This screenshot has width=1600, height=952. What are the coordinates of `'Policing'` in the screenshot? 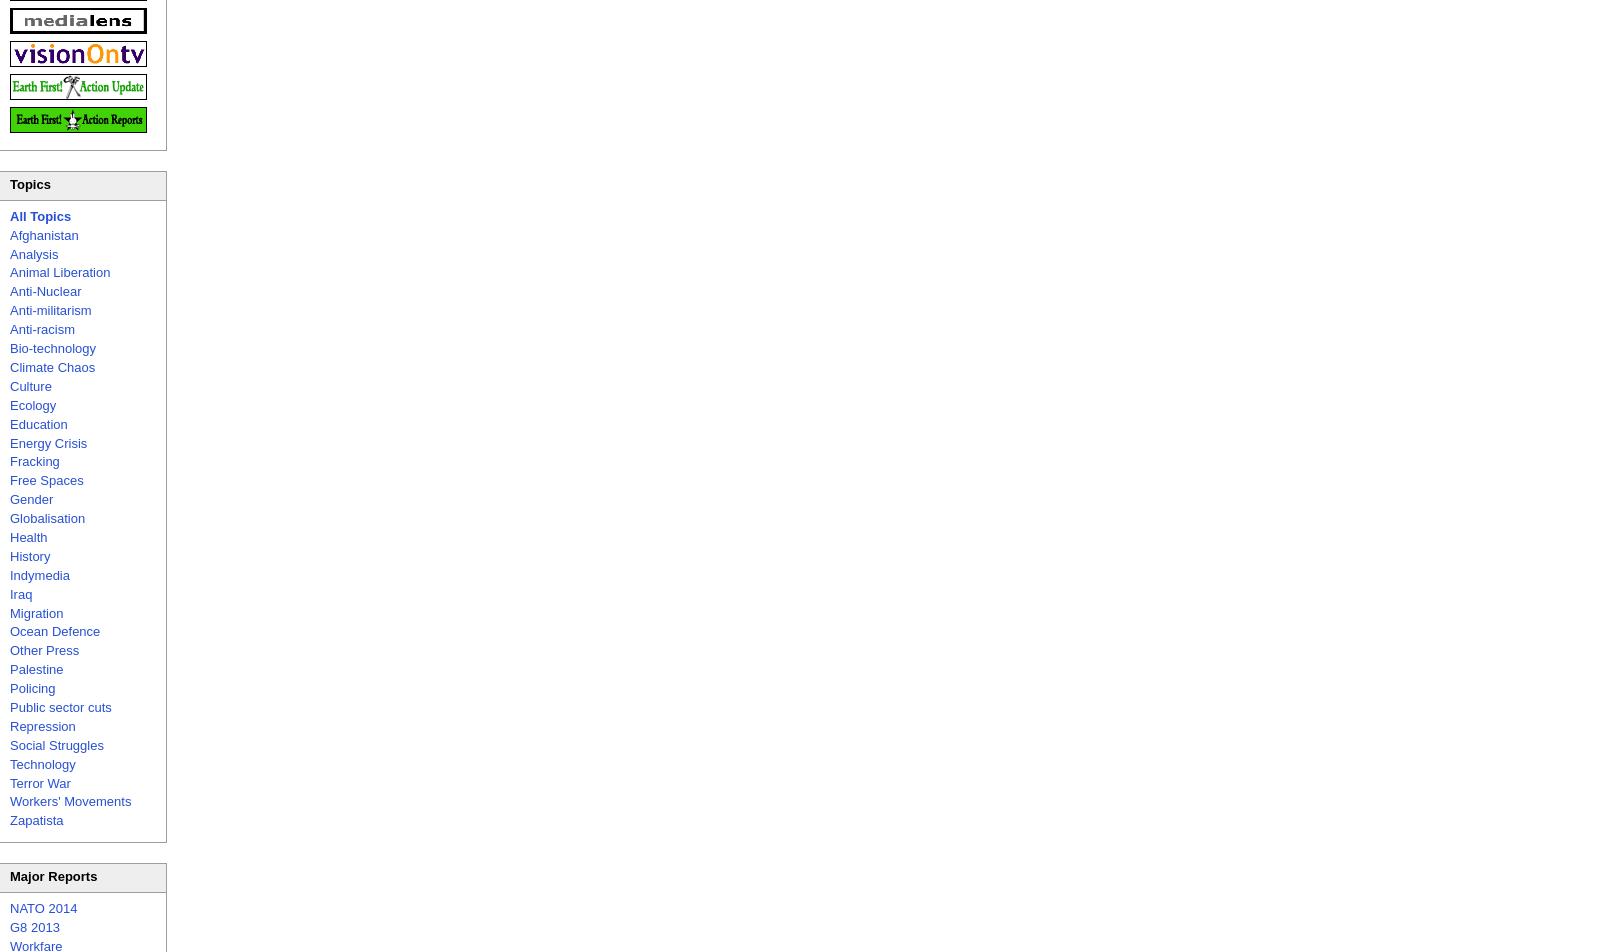 It's located at (31, 688).